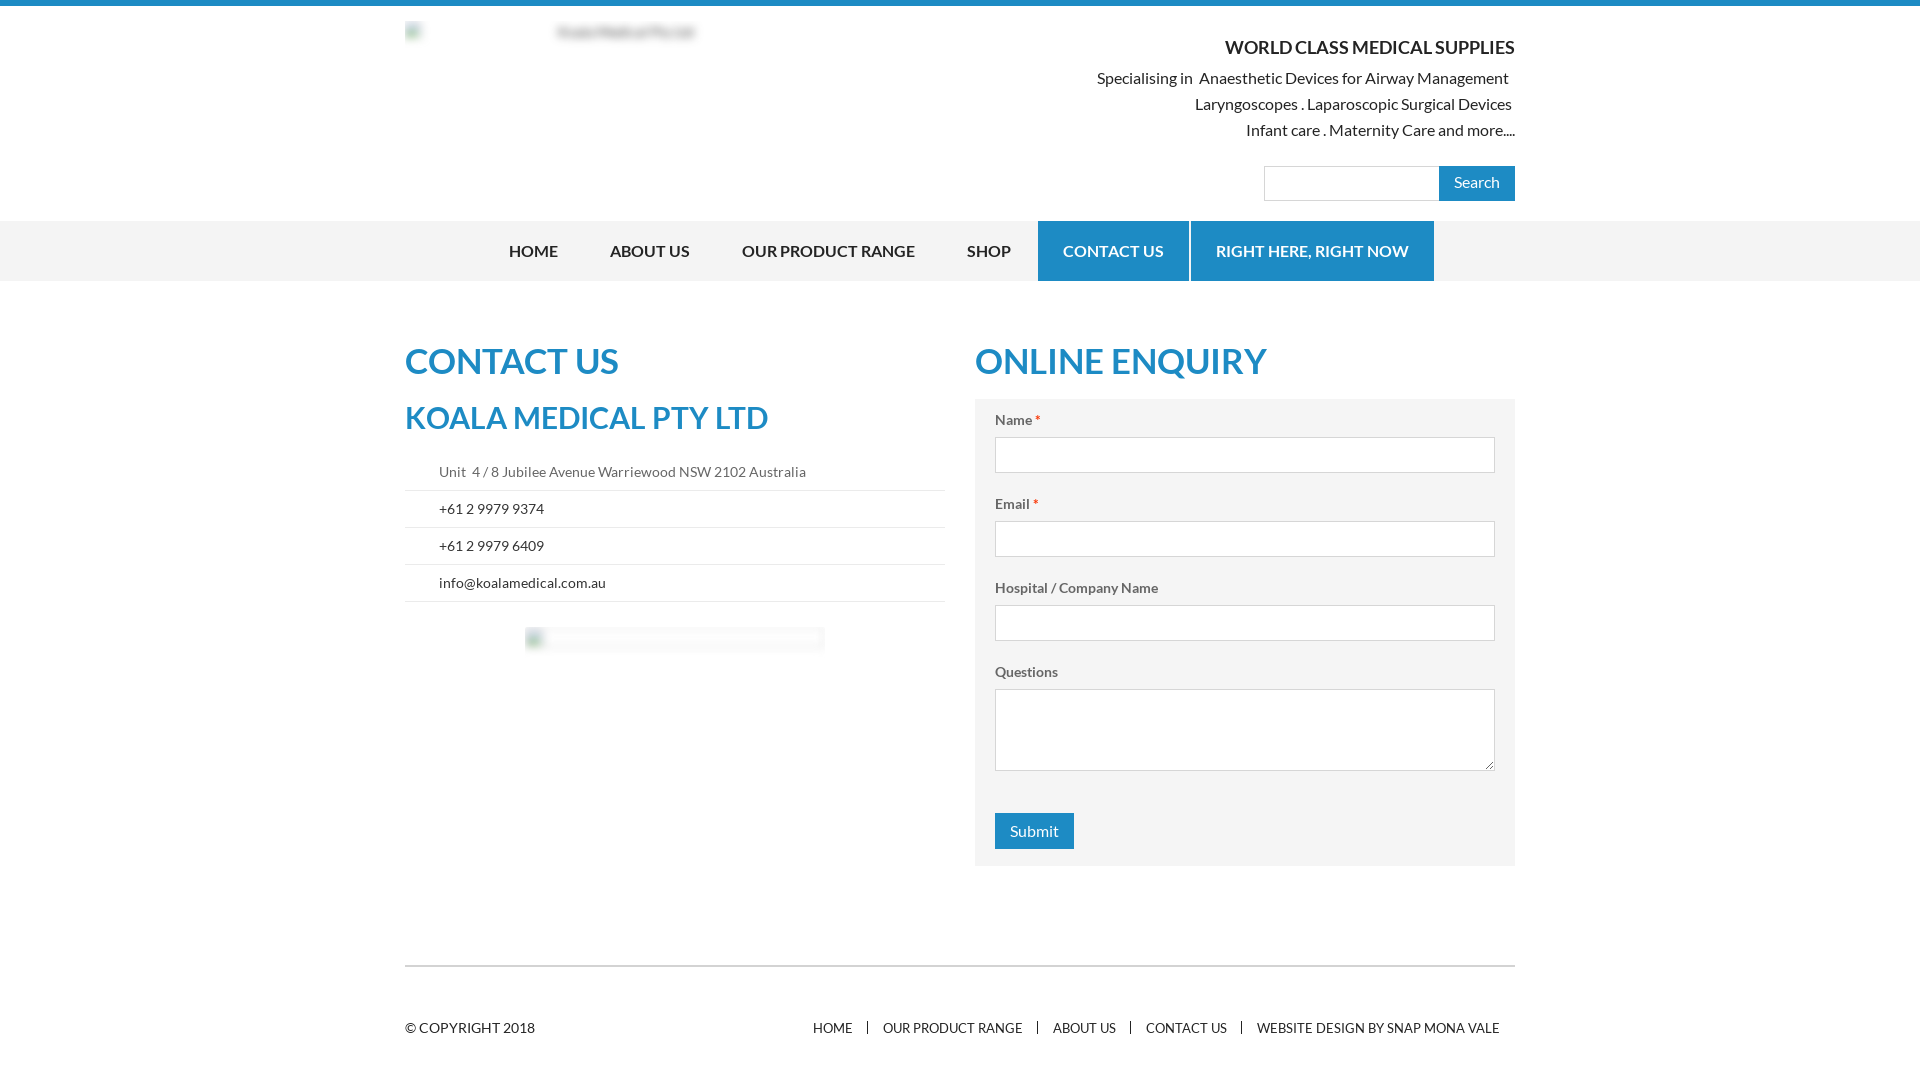  What do you see at coordinates (437, 545) in the screenshot?
I see `'+61 2 9979 6409'` at bounding box center [437, 545].